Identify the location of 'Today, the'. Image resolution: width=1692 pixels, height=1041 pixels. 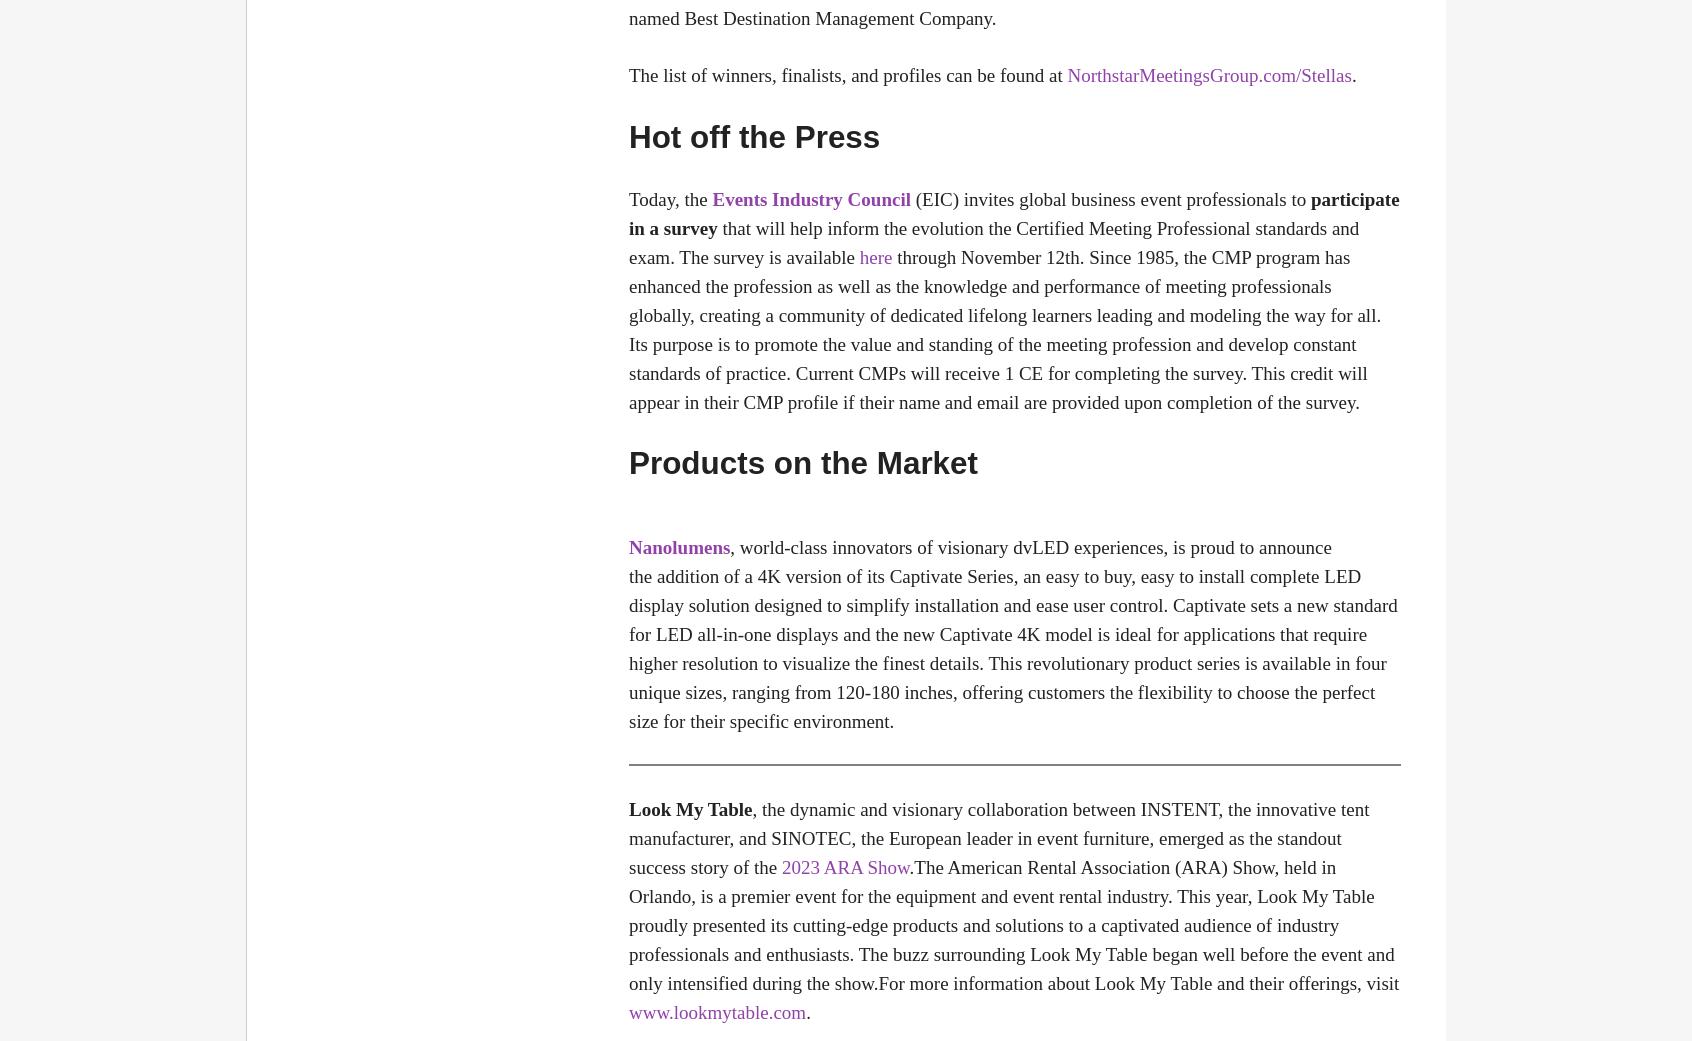
(670, 198).